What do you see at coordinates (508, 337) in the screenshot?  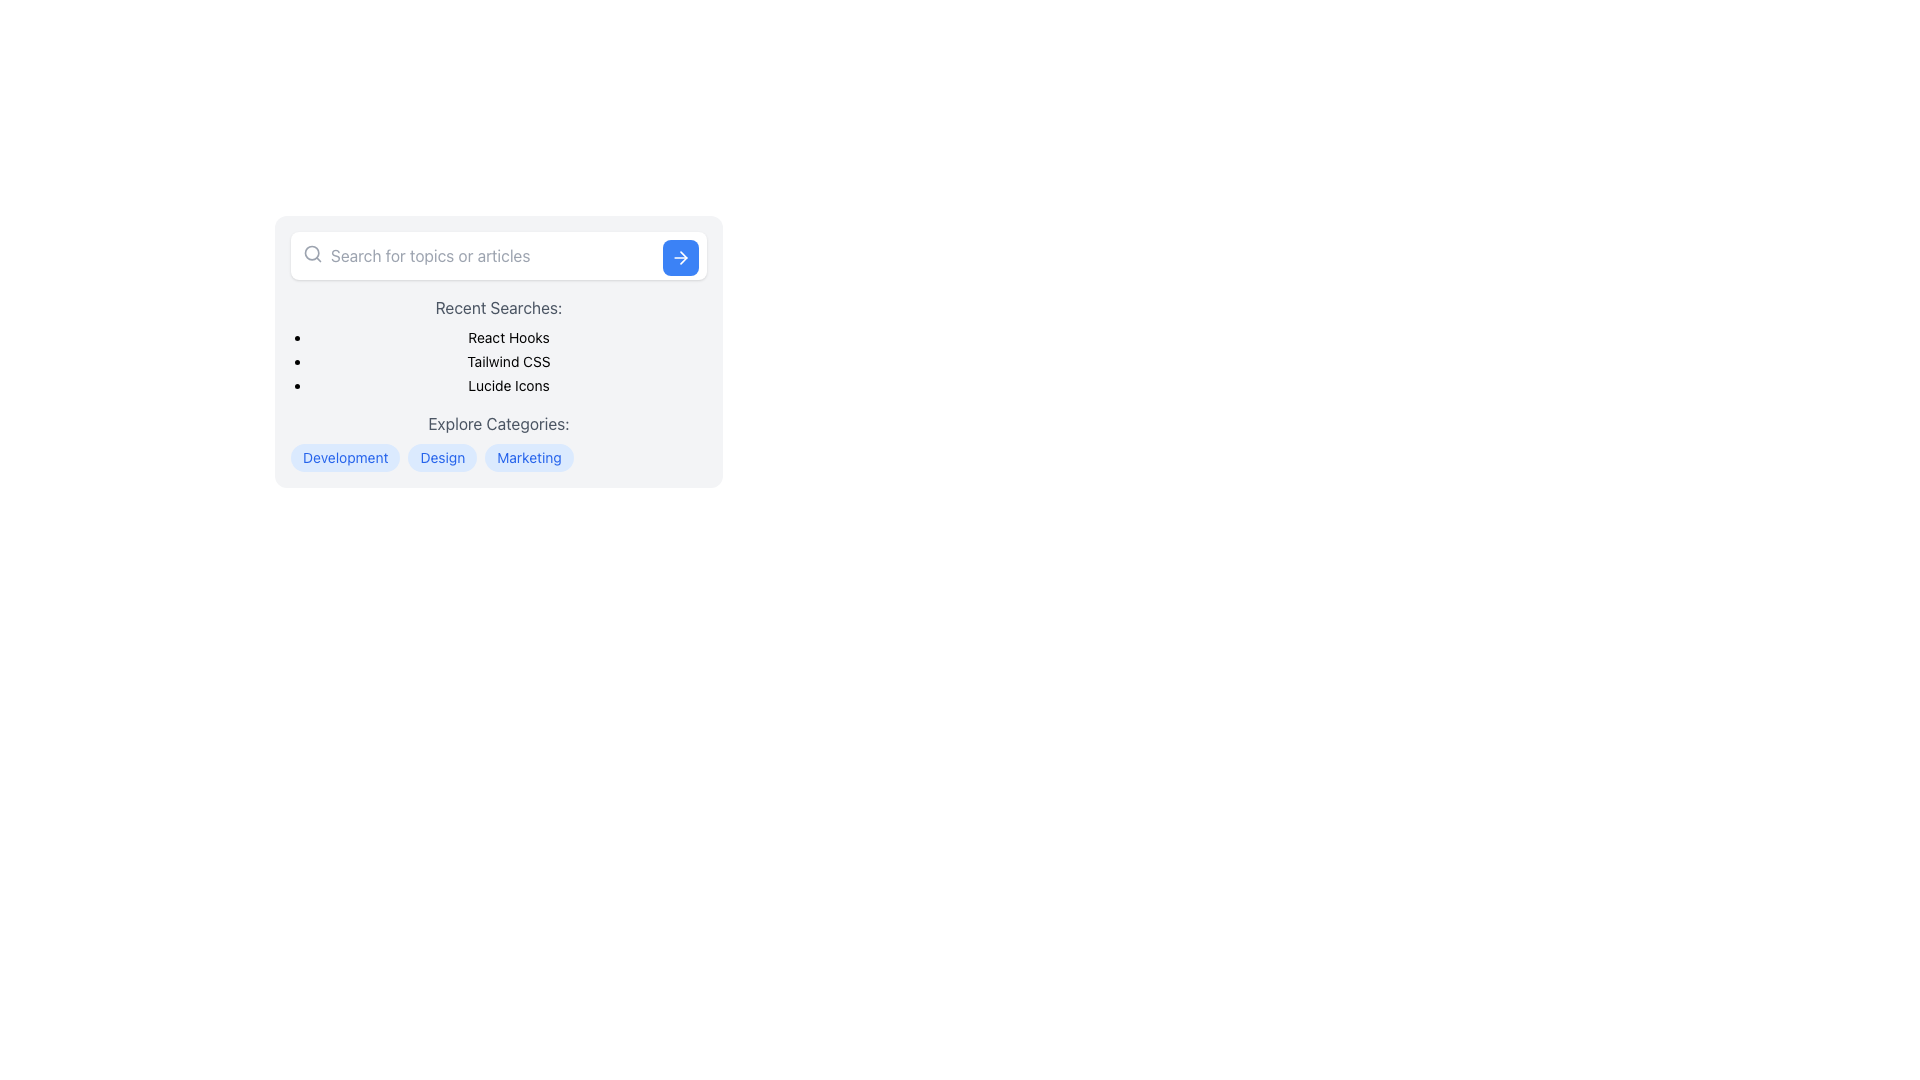 I see `the text label displaying 'React Hooks', which is the first item in the bulleted list under 'Recent Searches'` at bounding box center [508, 337].